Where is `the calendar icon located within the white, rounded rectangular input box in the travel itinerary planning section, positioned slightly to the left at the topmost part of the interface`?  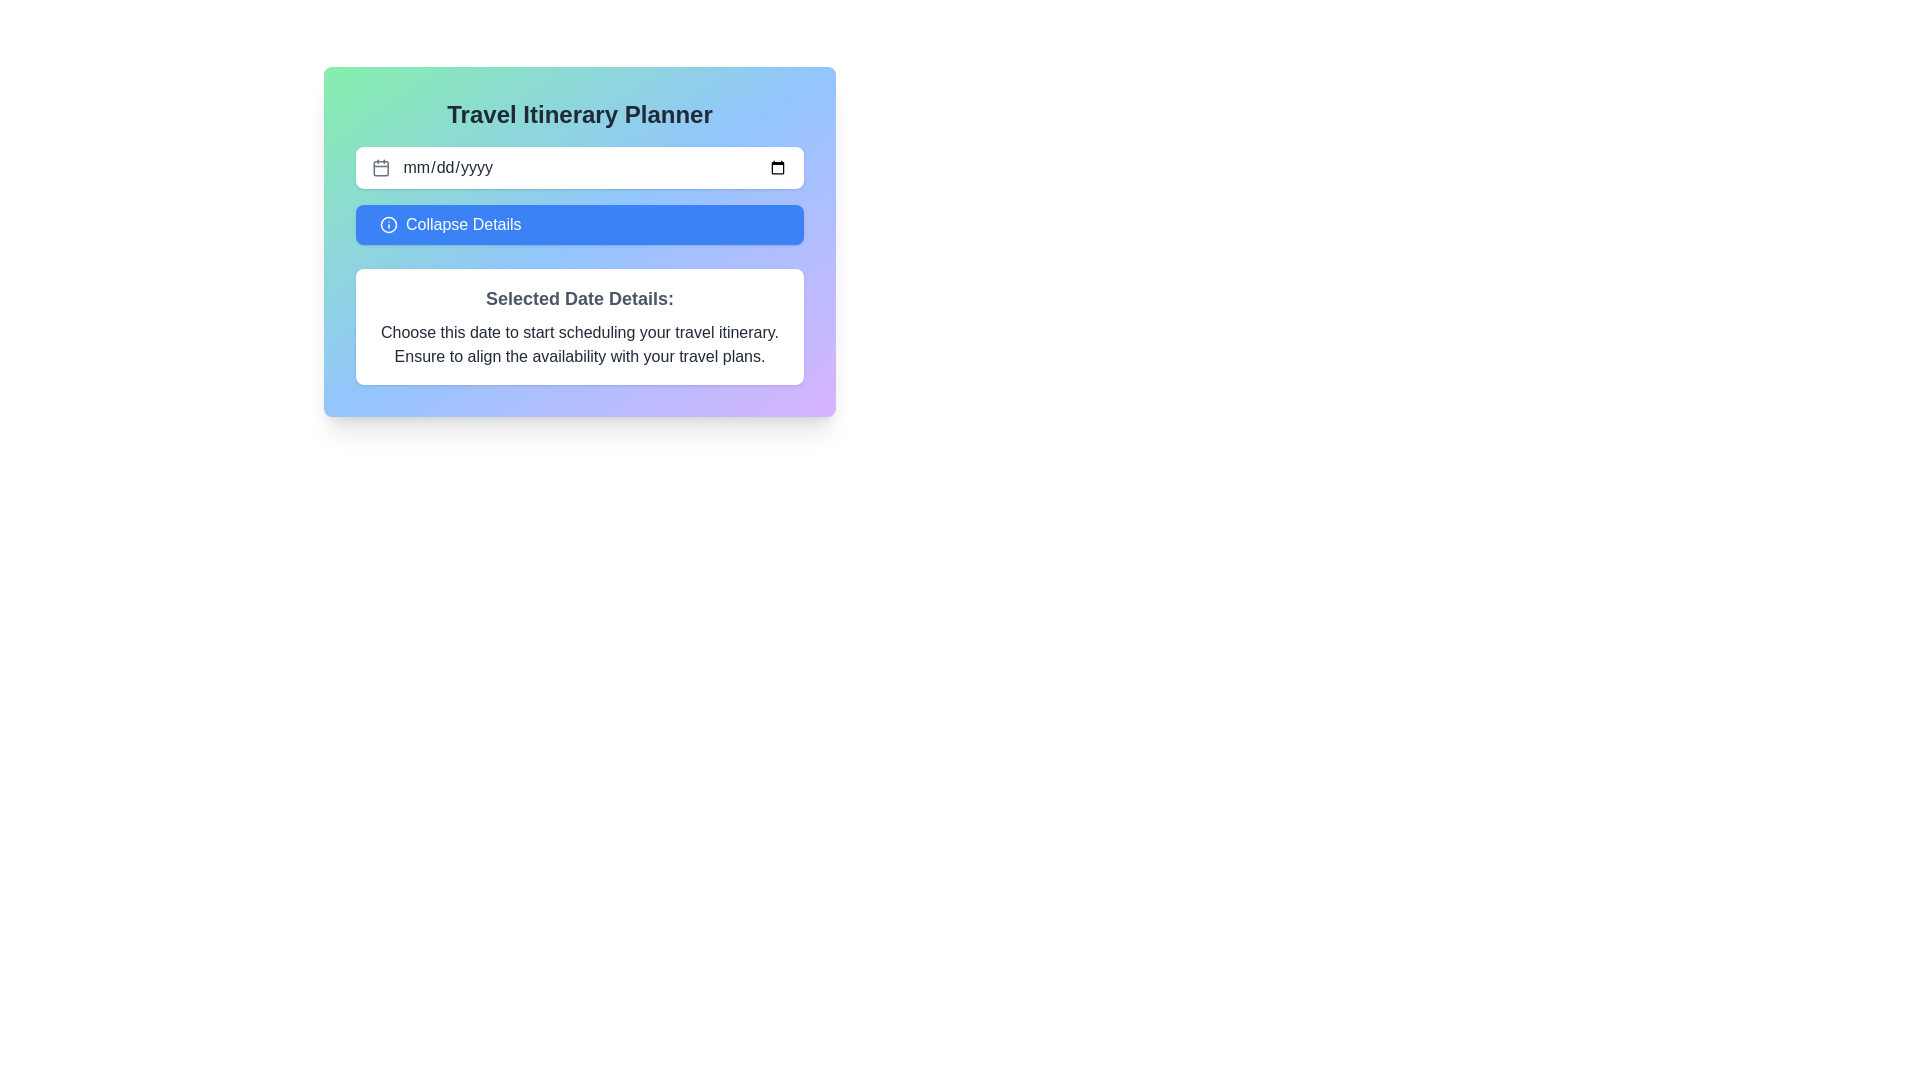
the calendar icon located within the white, rounded rectangular input box in the travel itinerary planning section, positioned slightly to the left at the topmost part of the interface is located at coordinates (381, 167).